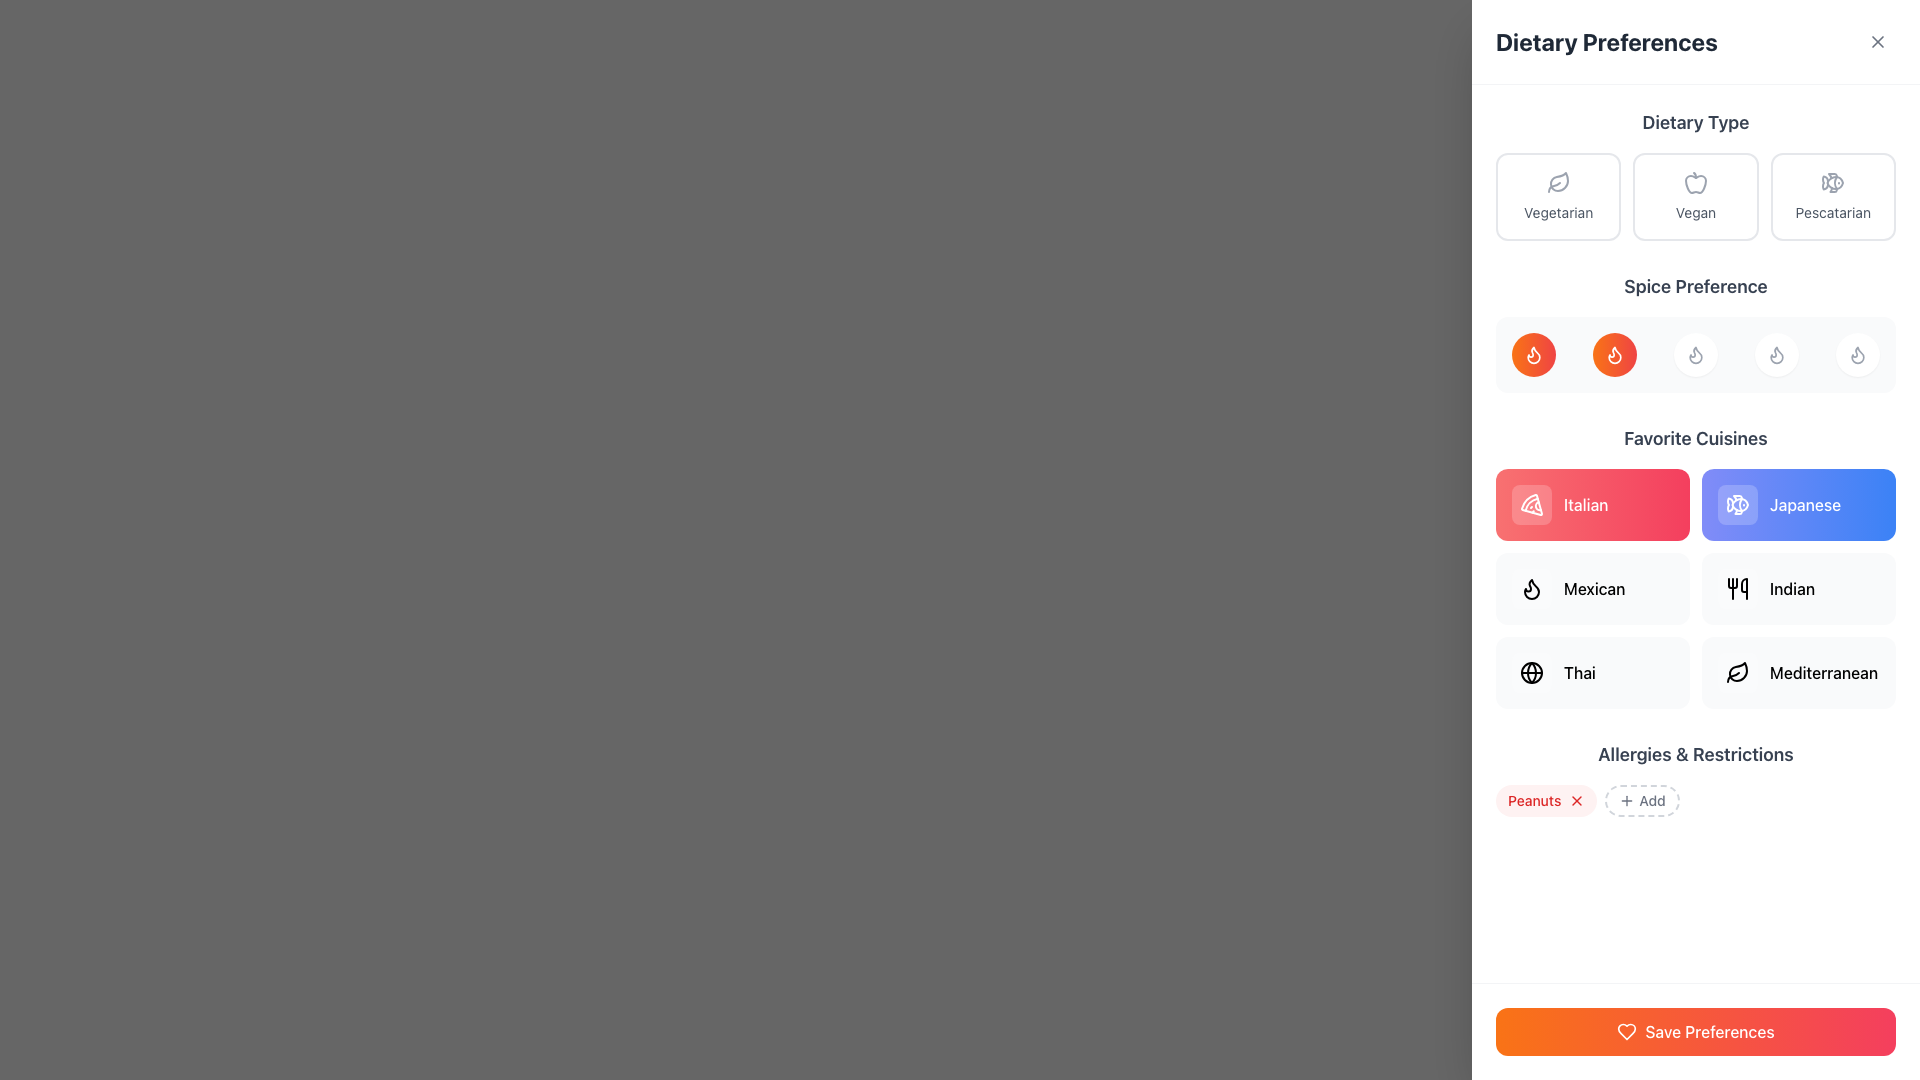 This screenshot has width=1920, height=1080. What do you see at coordinates (1642, 800) in the screenshot?
I see `the rounded button labeled '+ Add' with a dashed border in the 'Allergies & Restrictions' section` at bounding box center [1642, 800].